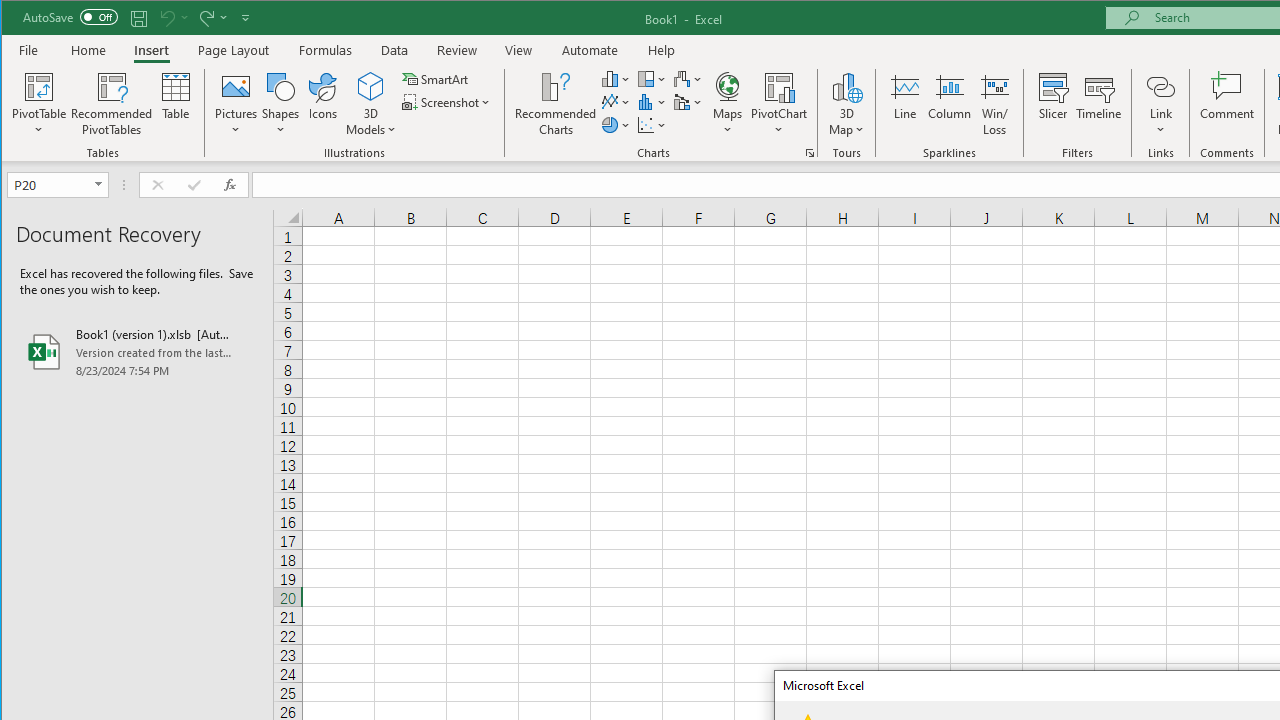 Image resolution: width=1280 pixels, height=720 pixels. What do you see at coordinates (726, 104) in the screenshot?
I see `'Maps'` at bounding box center [726, 104].